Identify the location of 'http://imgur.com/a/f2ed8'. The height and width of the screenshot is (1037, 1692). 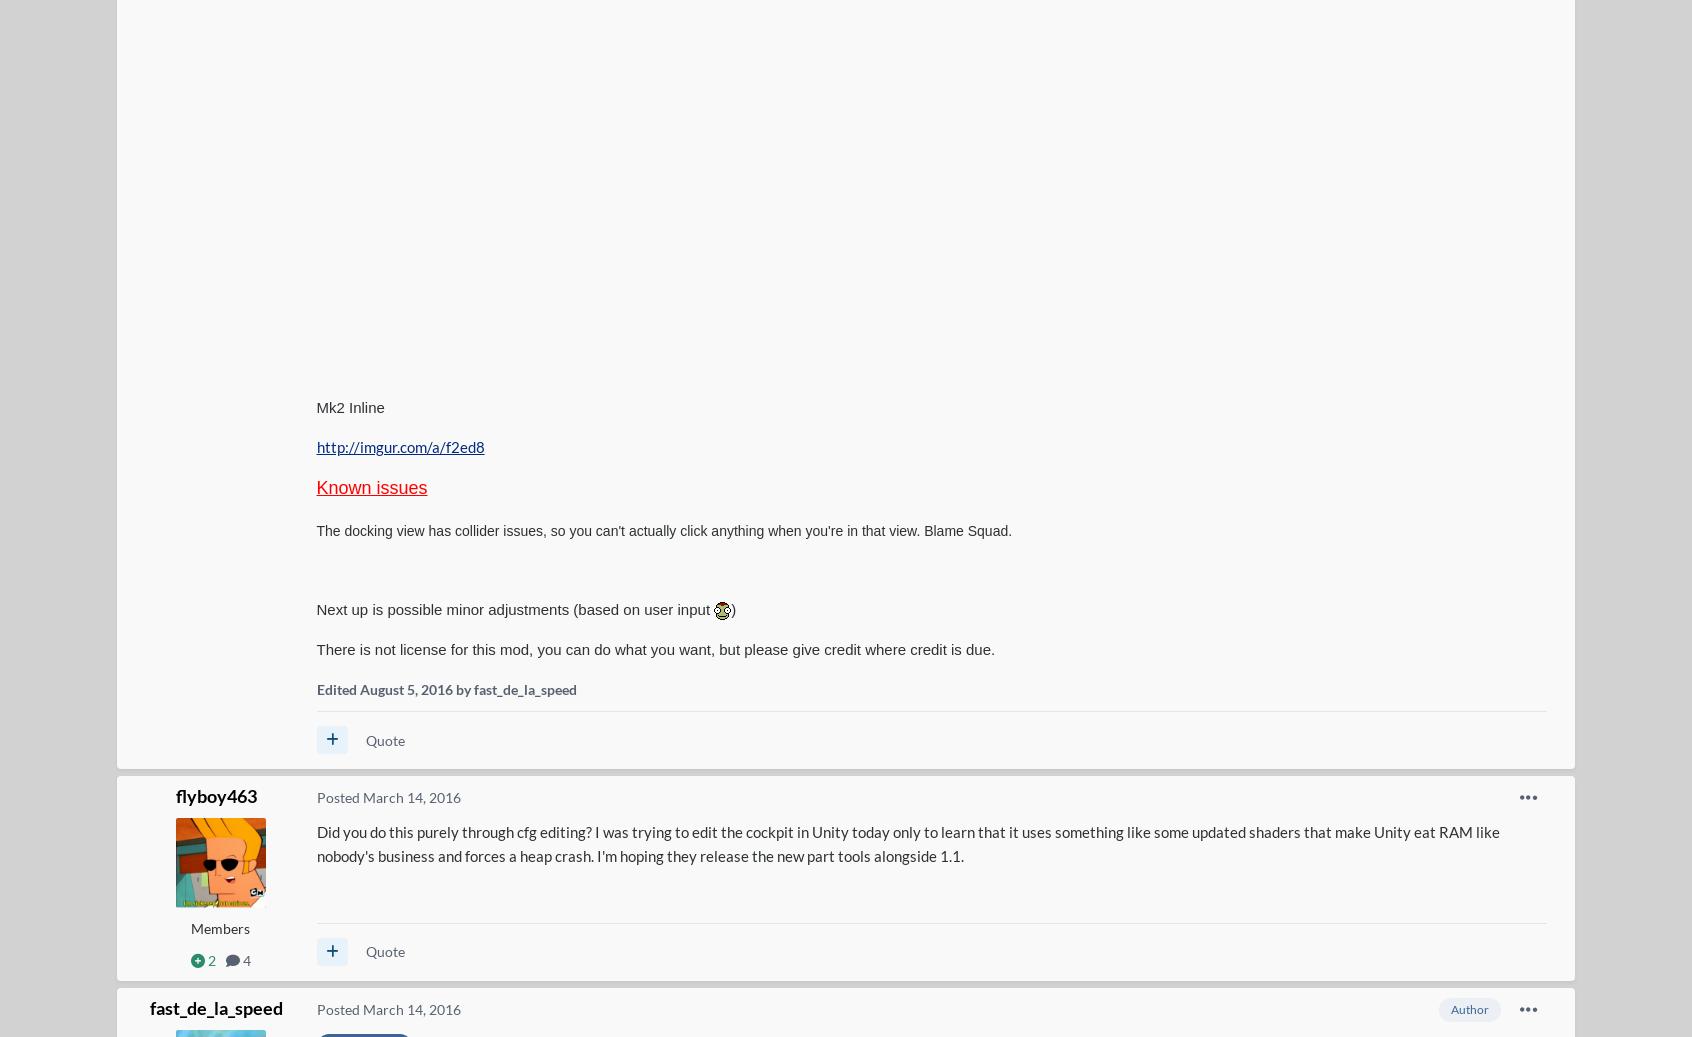
(399, 446).